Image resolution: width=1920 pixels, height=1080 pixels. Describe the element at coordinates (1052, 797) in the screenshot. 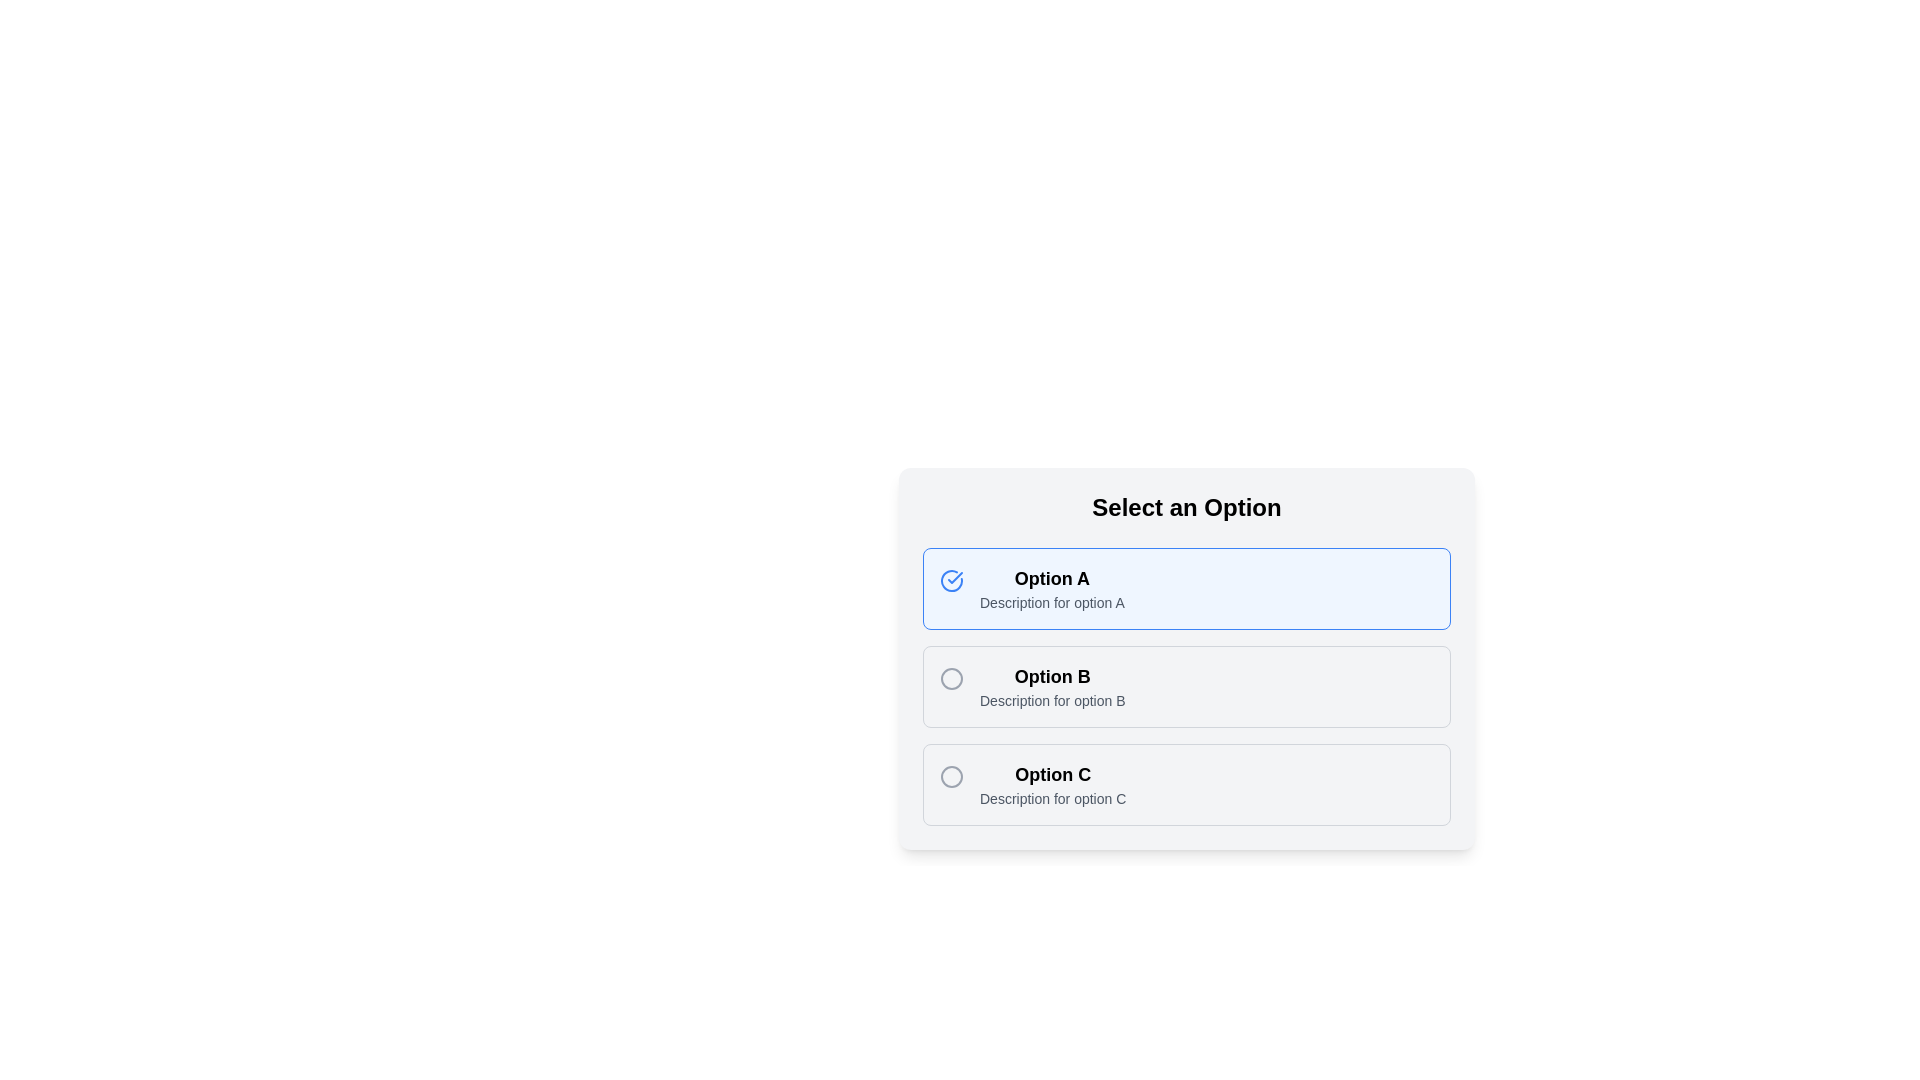

I see `the text displaying 'Description for option C' located below the bold 'Option C' text within the card labeled 'Option C'` at that location.